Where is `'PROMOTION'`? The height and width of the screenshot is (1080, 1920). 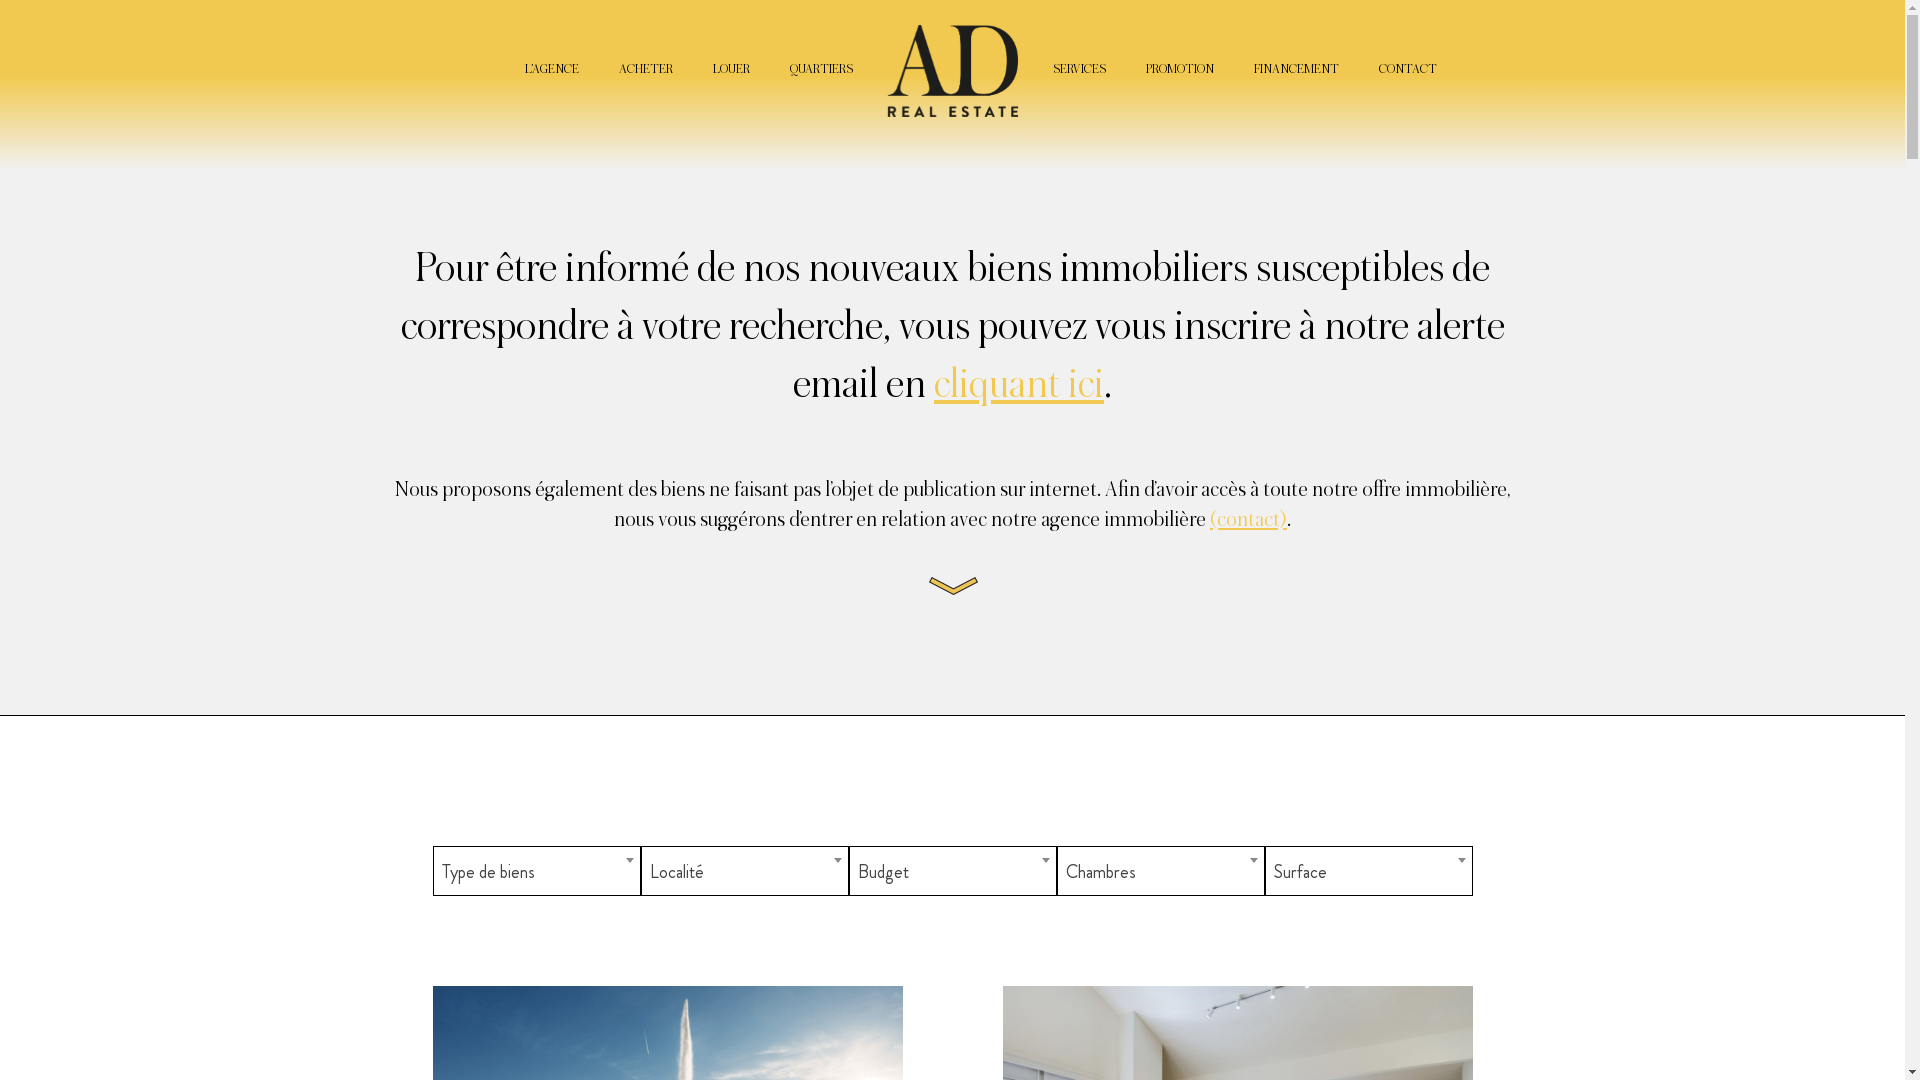
'PROMOTION' is located at coordinates (1180, 68).